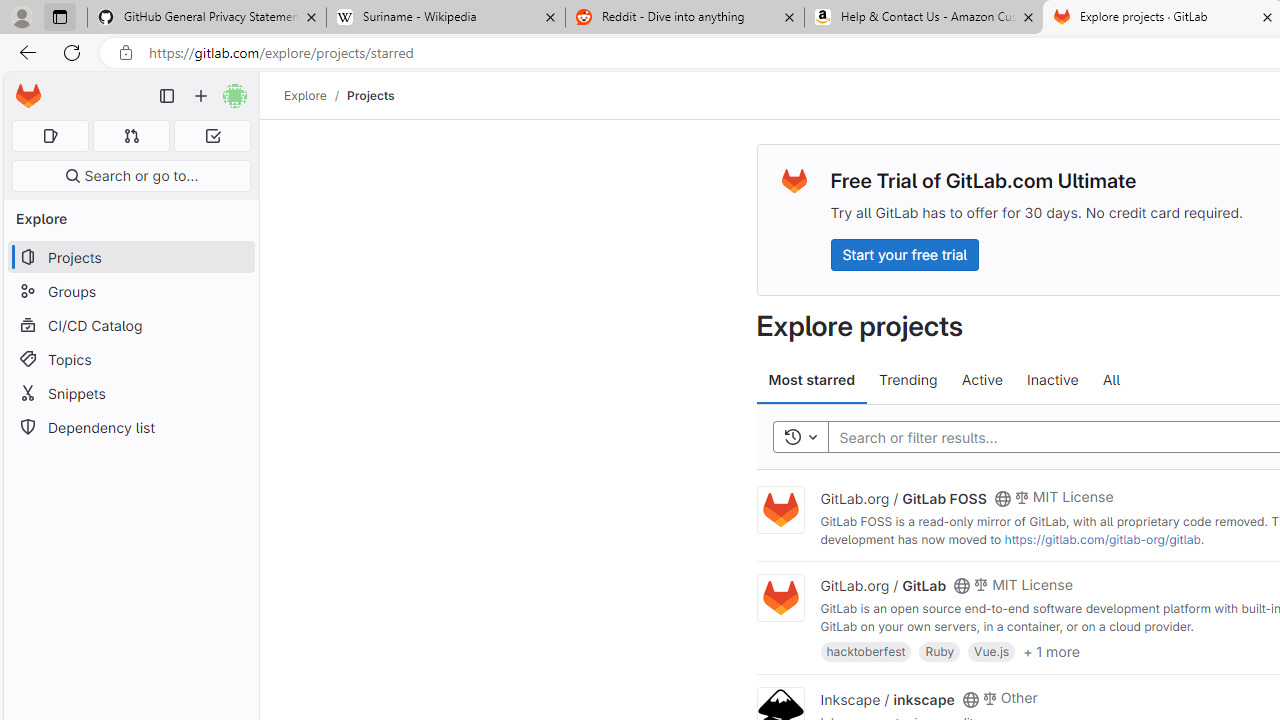 Image resolution: width=1280 pixels, height=720 pixels. Describe the element at coordinates (1101, 538) in the screenshot. I see `'https://gitlab.com/gitlab-org/gitlab'` at that location.